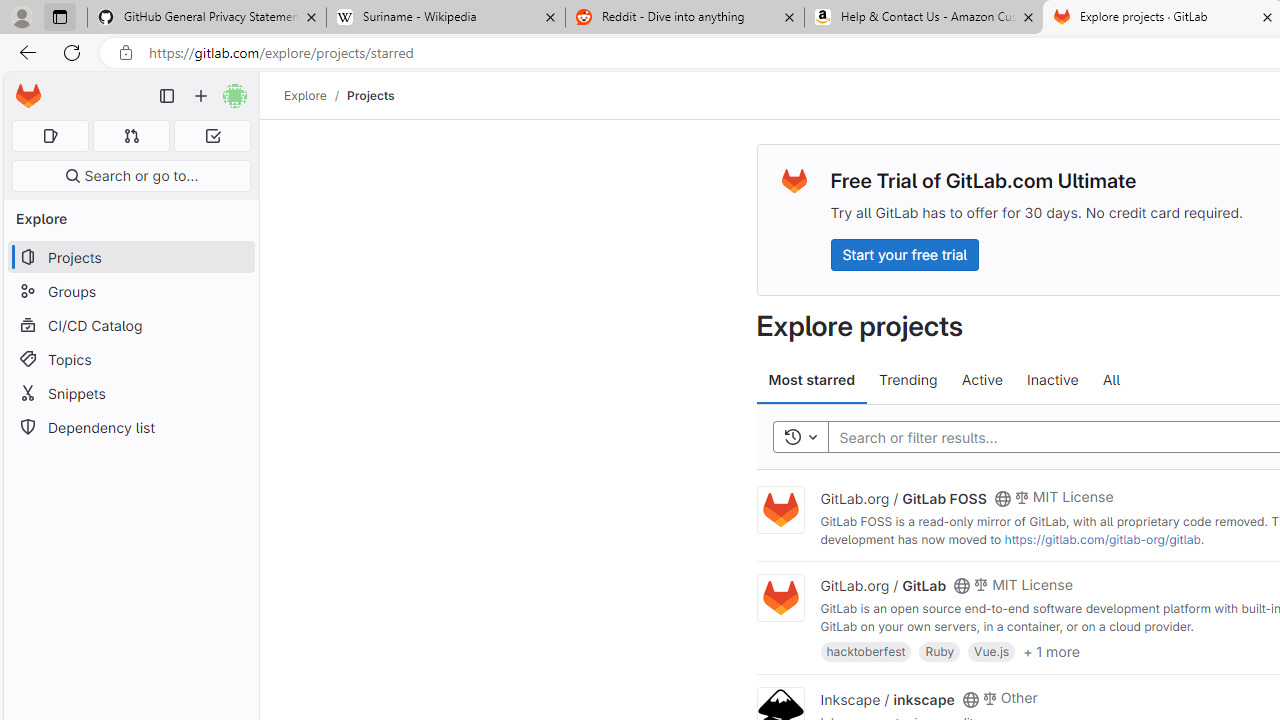 Image resolution: width=1280 pixels, height=720 pixels. Describe the element at coordinates (1101, 538) in the screenshot. I see `'https://gitlab.com/gitlab-org/gitlab'` at that location.